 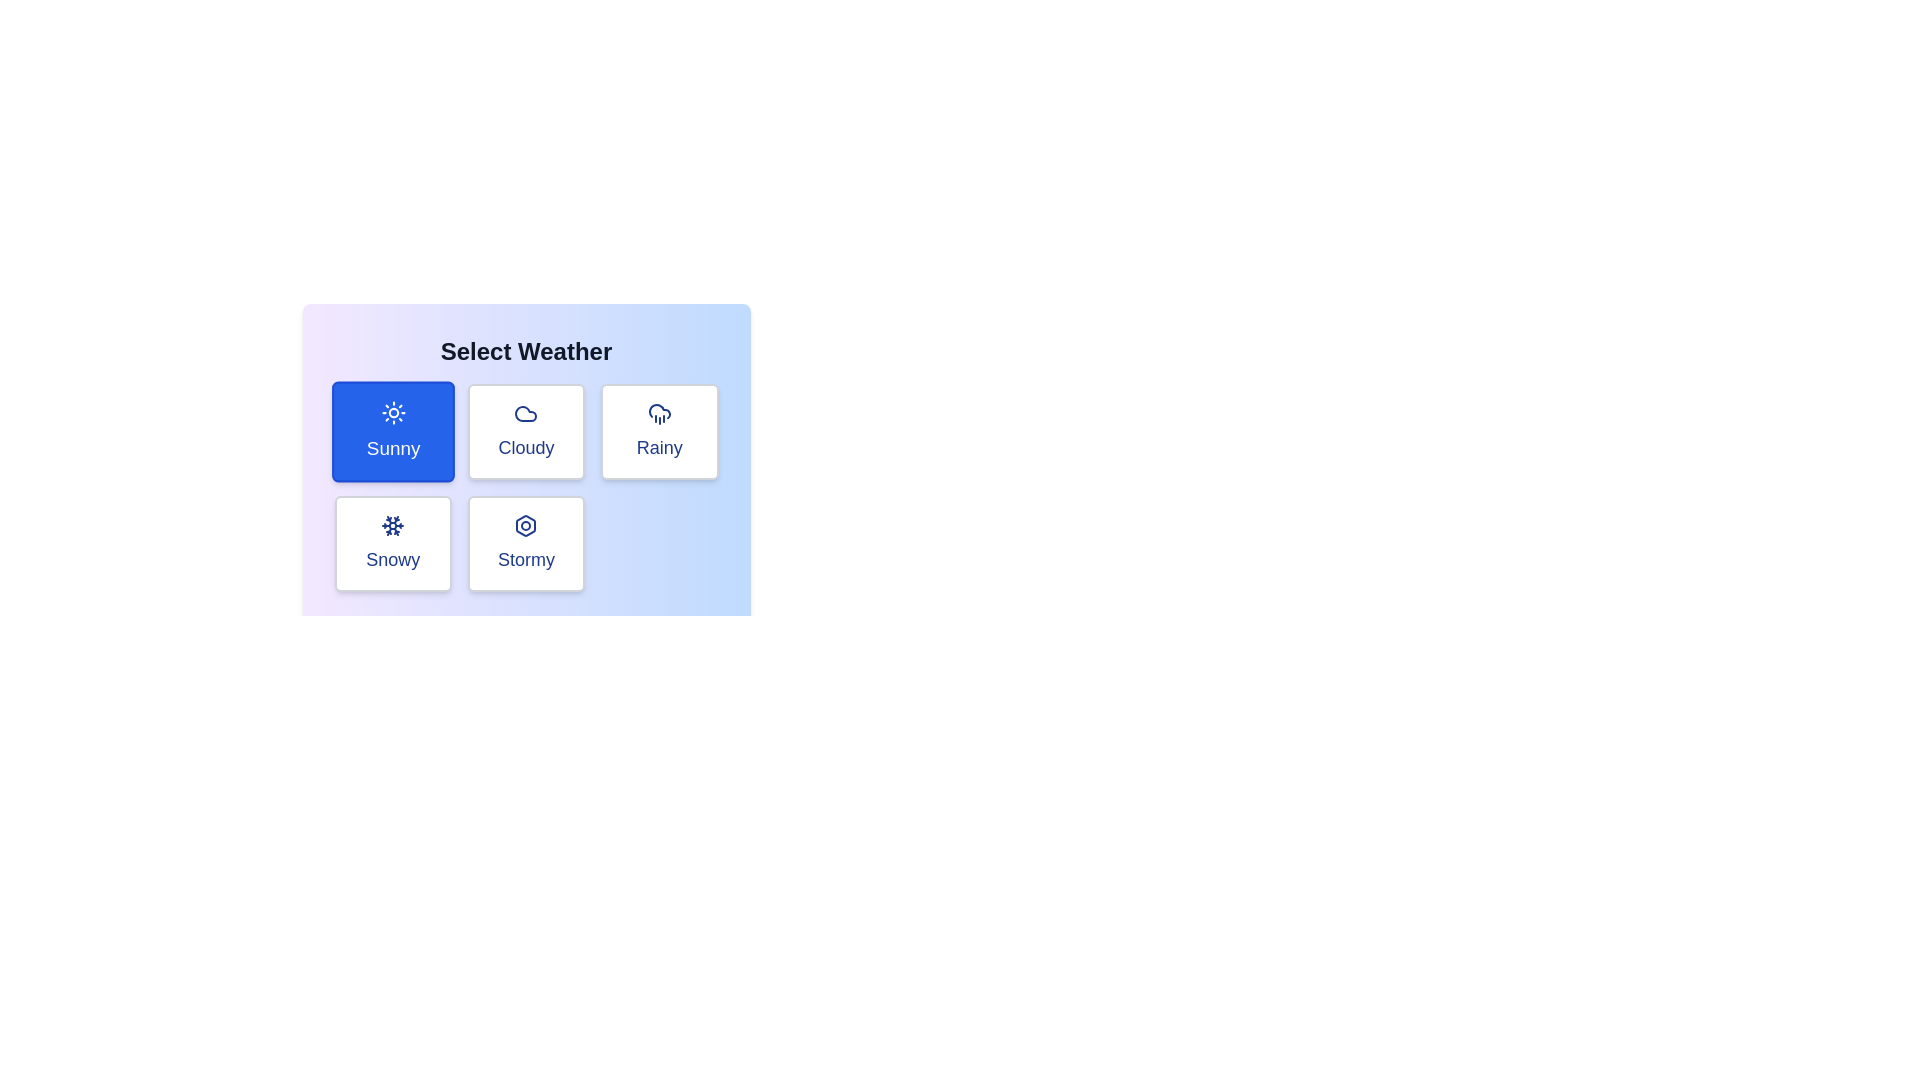 What do you see at coordinates (526, 524) in the screenshot?
I see `storm icon located at the center of the 'Stormy' weather type selection button, positioned at the bottom-right of the grid under the 'Select Weather' heading` at bounding box center [526, 524].